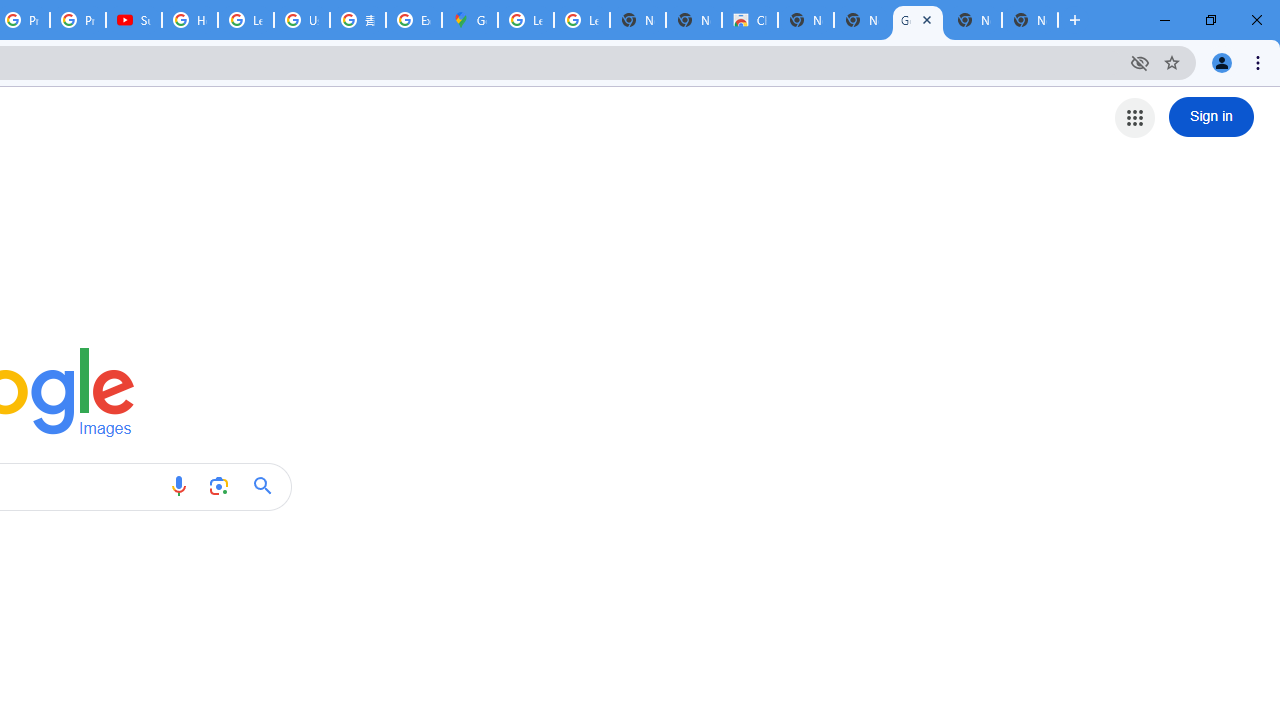 The height and width of the screenshot is (720, 1280). I want to click on 'Chrome Web Store', so click(749, 20).